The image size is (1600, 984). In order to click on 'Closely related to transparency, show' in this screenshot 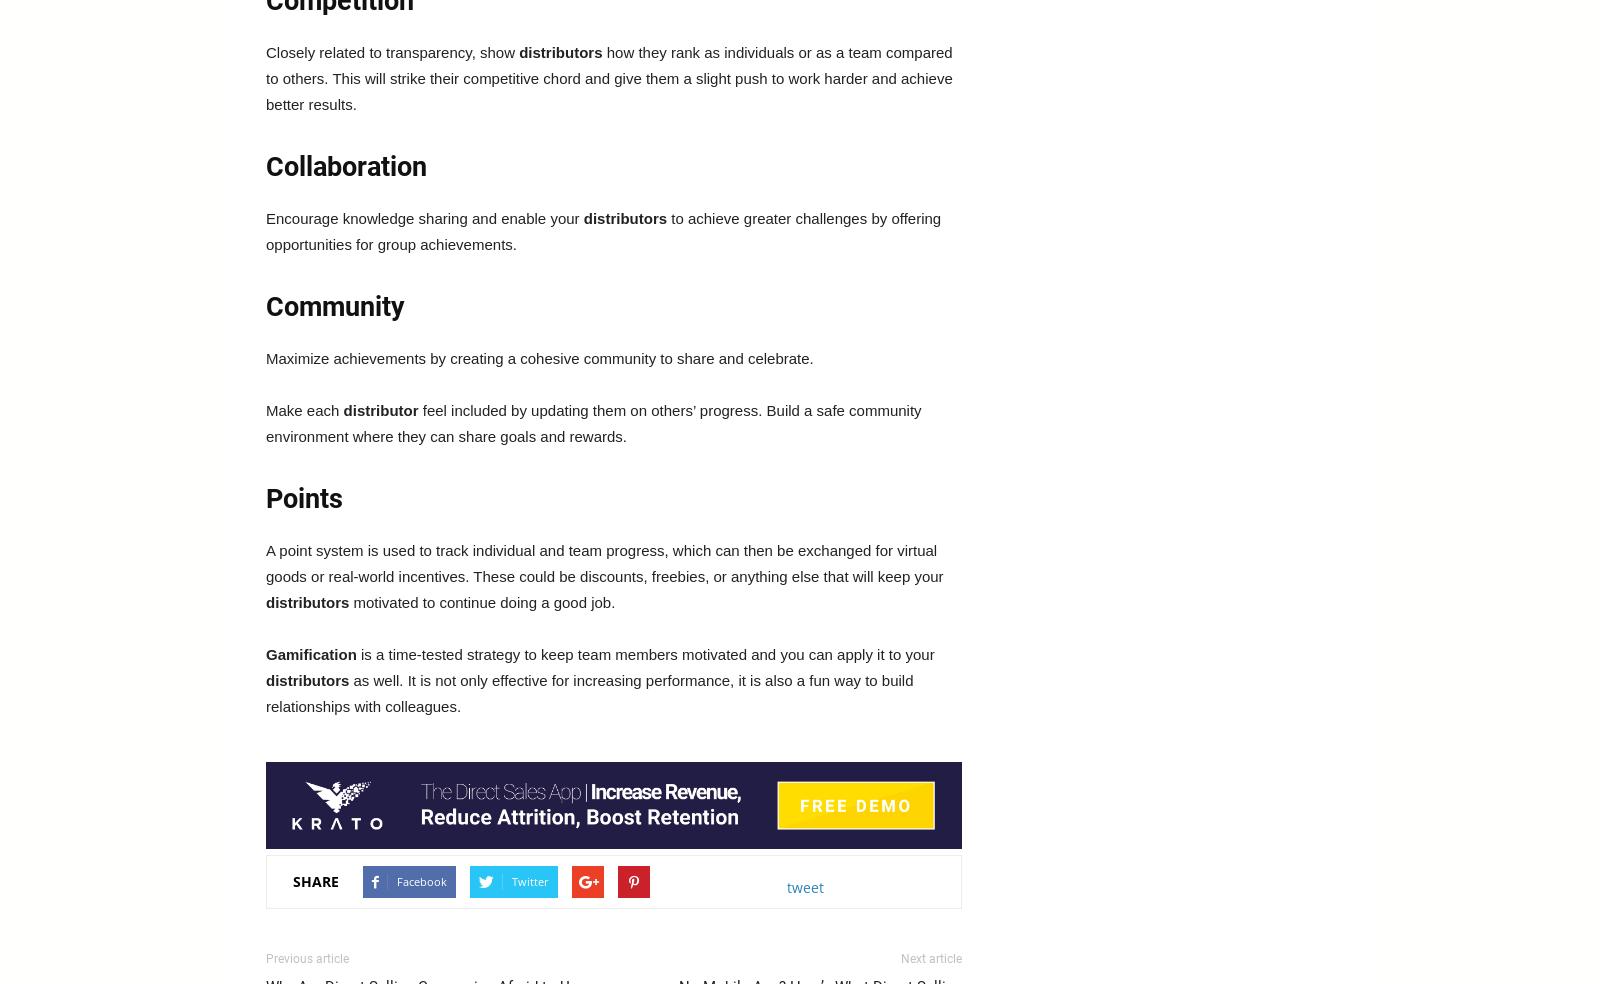, I will do `click(392, 51)`.